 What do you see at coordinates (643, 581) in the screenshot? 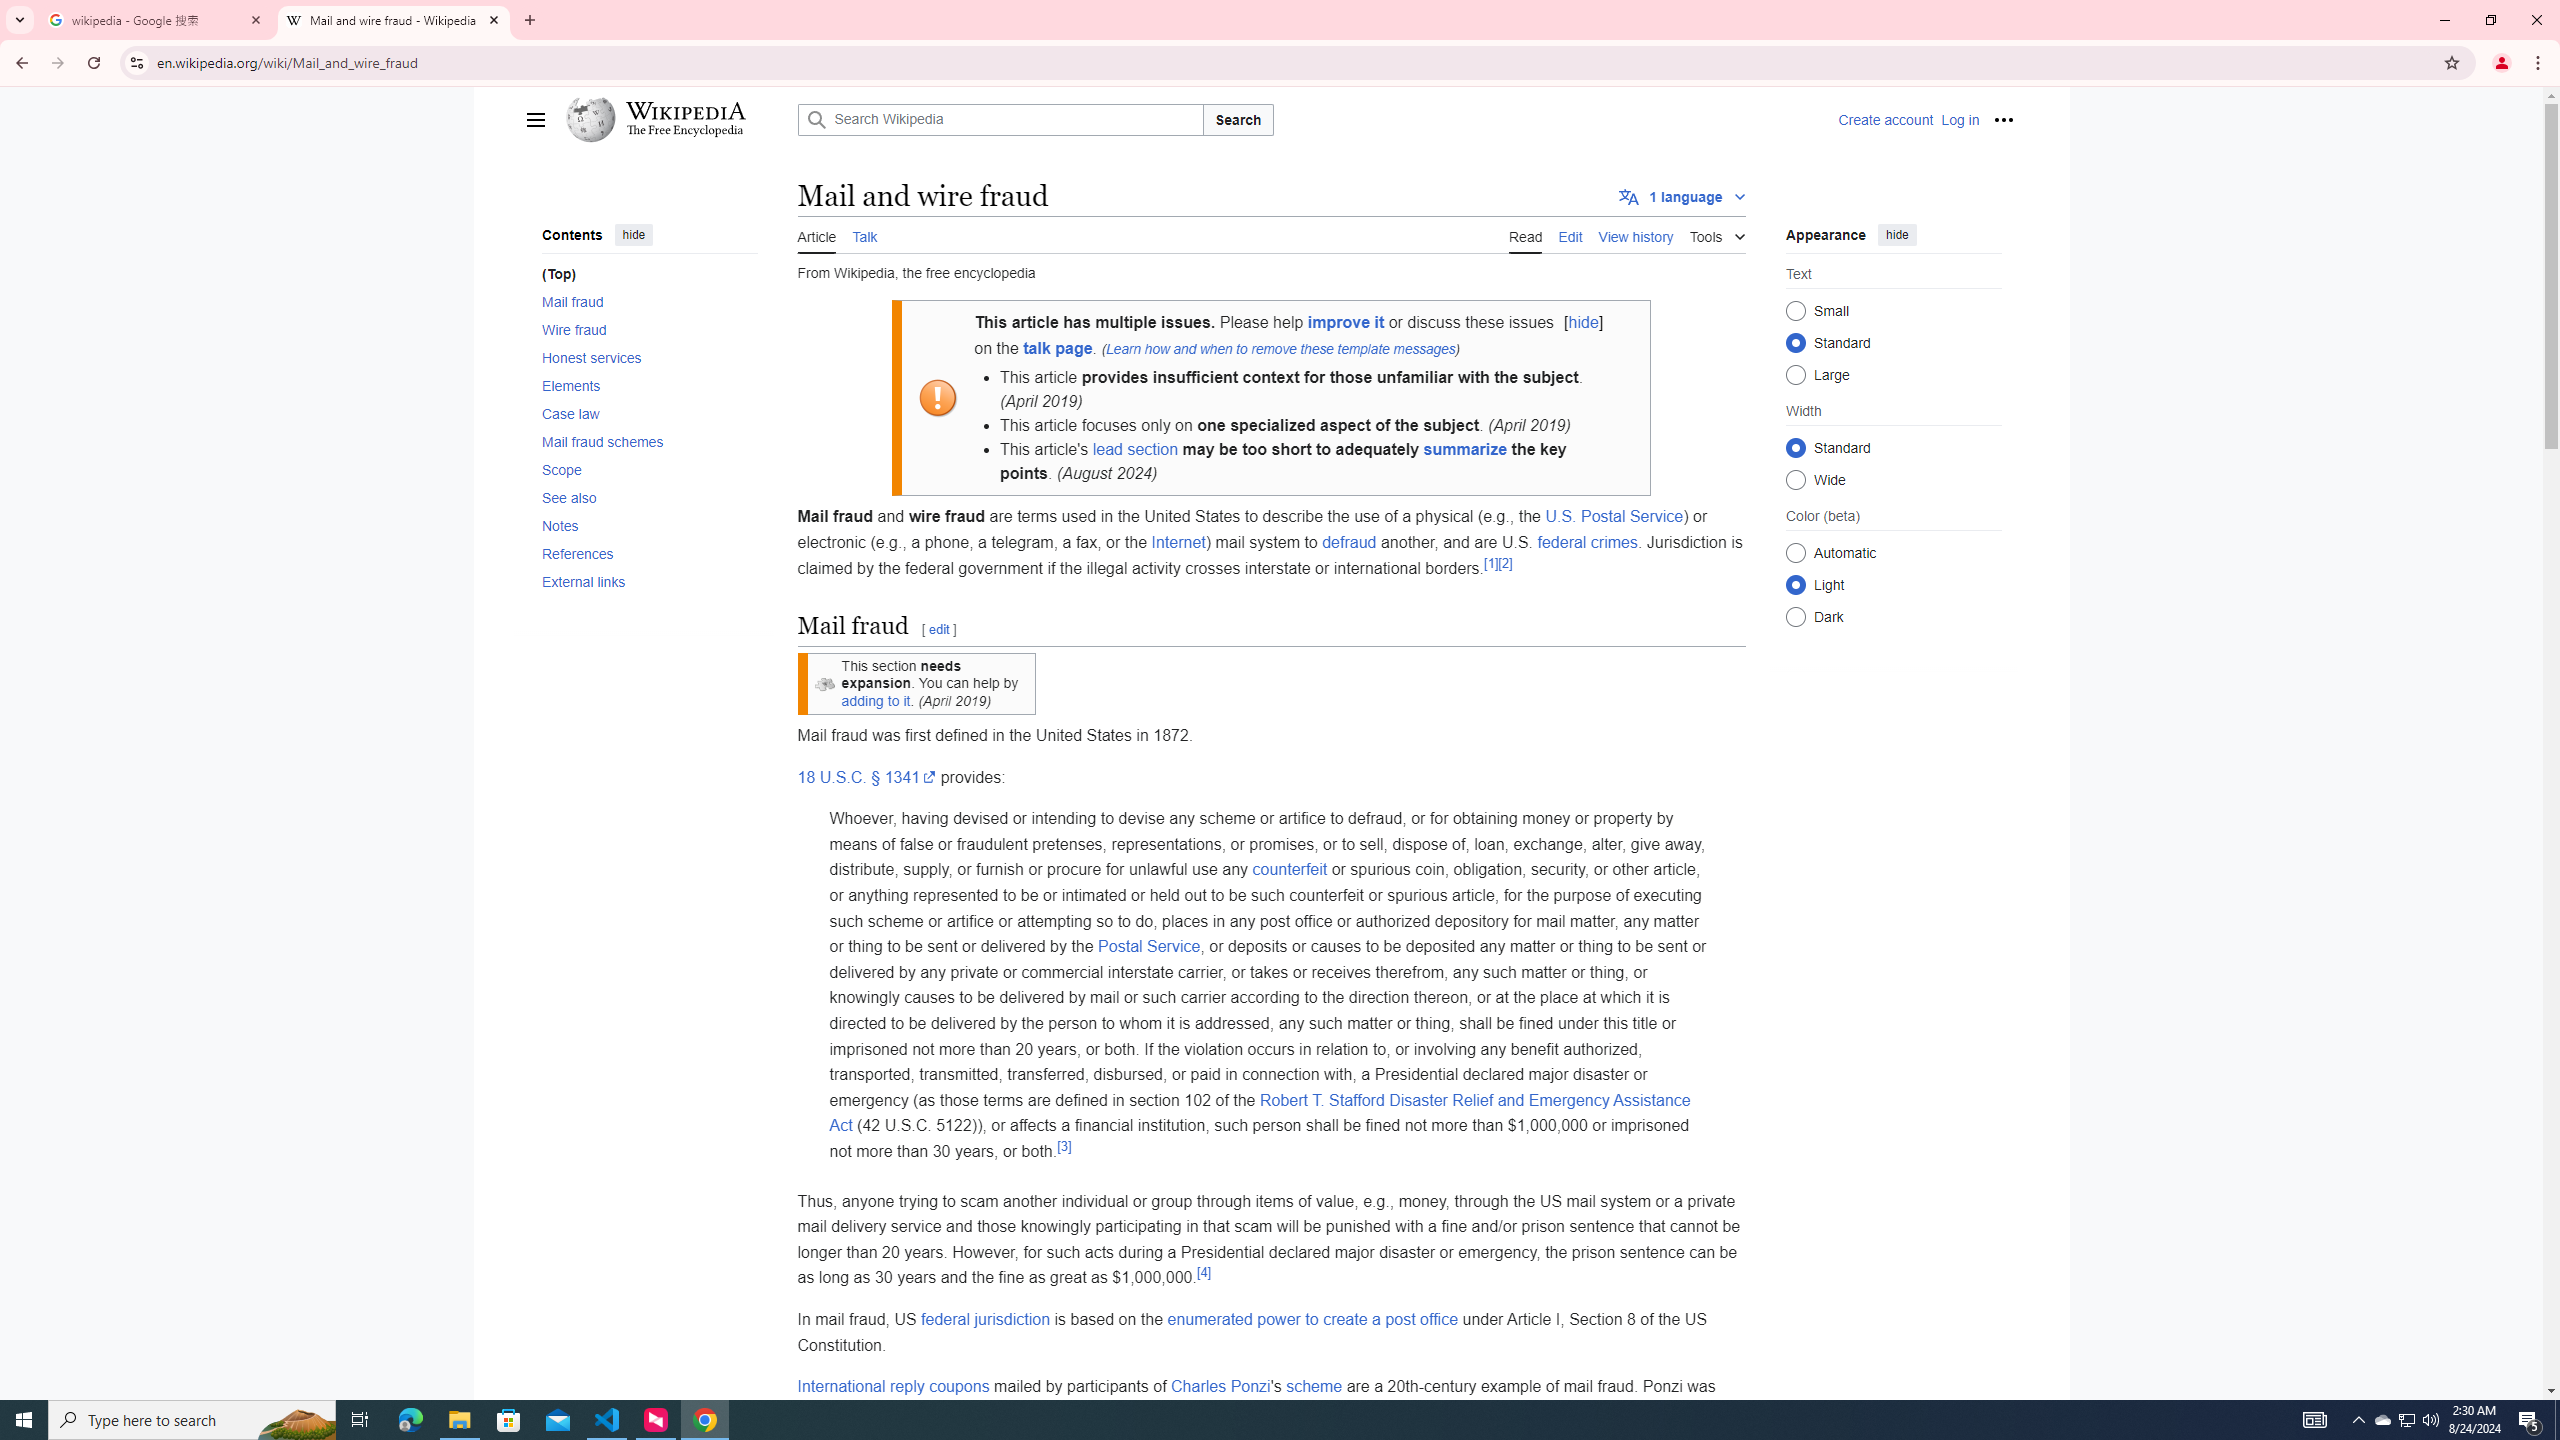
I see `'AutomationID: toc-External_links'` at bounding box center [643, 581].